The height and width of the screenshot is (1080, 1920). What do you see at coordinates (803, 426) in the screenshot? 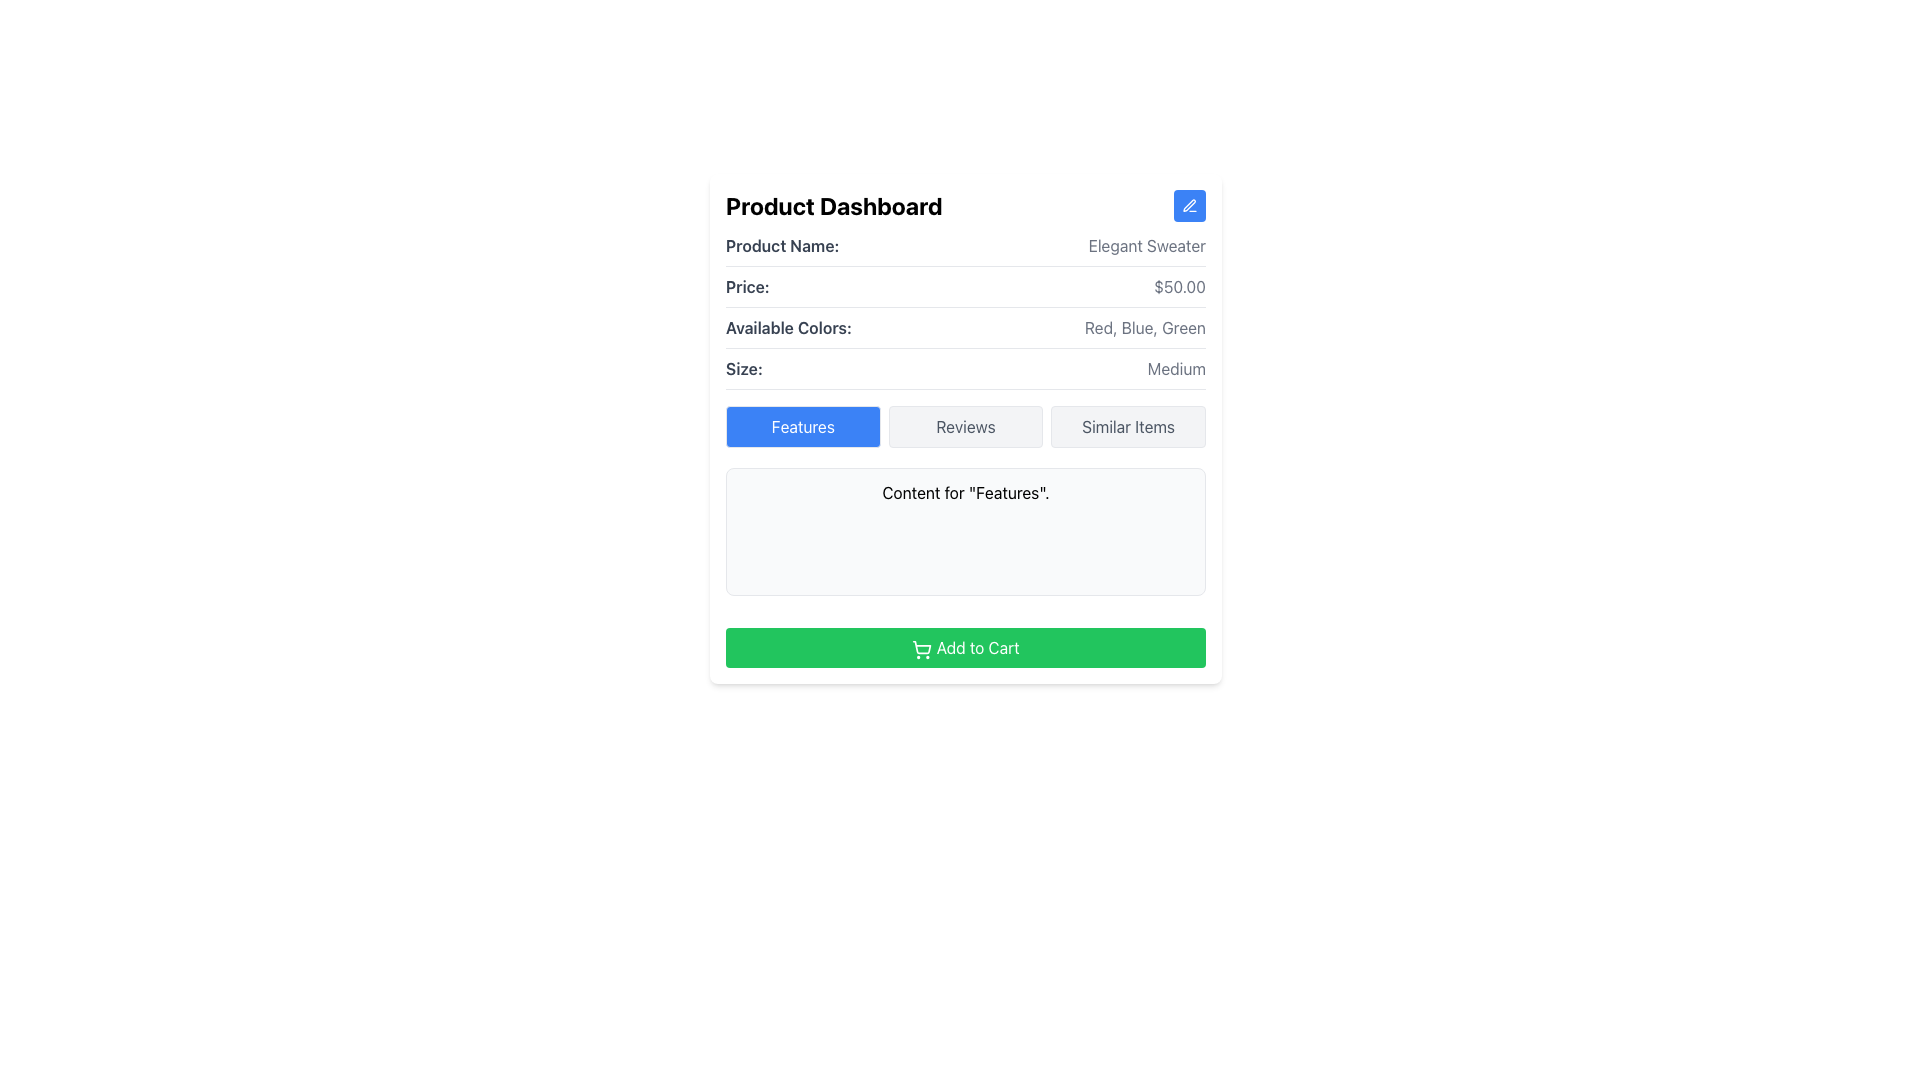
I see `the first button in the grid layout` at bounding box center [803, 426].